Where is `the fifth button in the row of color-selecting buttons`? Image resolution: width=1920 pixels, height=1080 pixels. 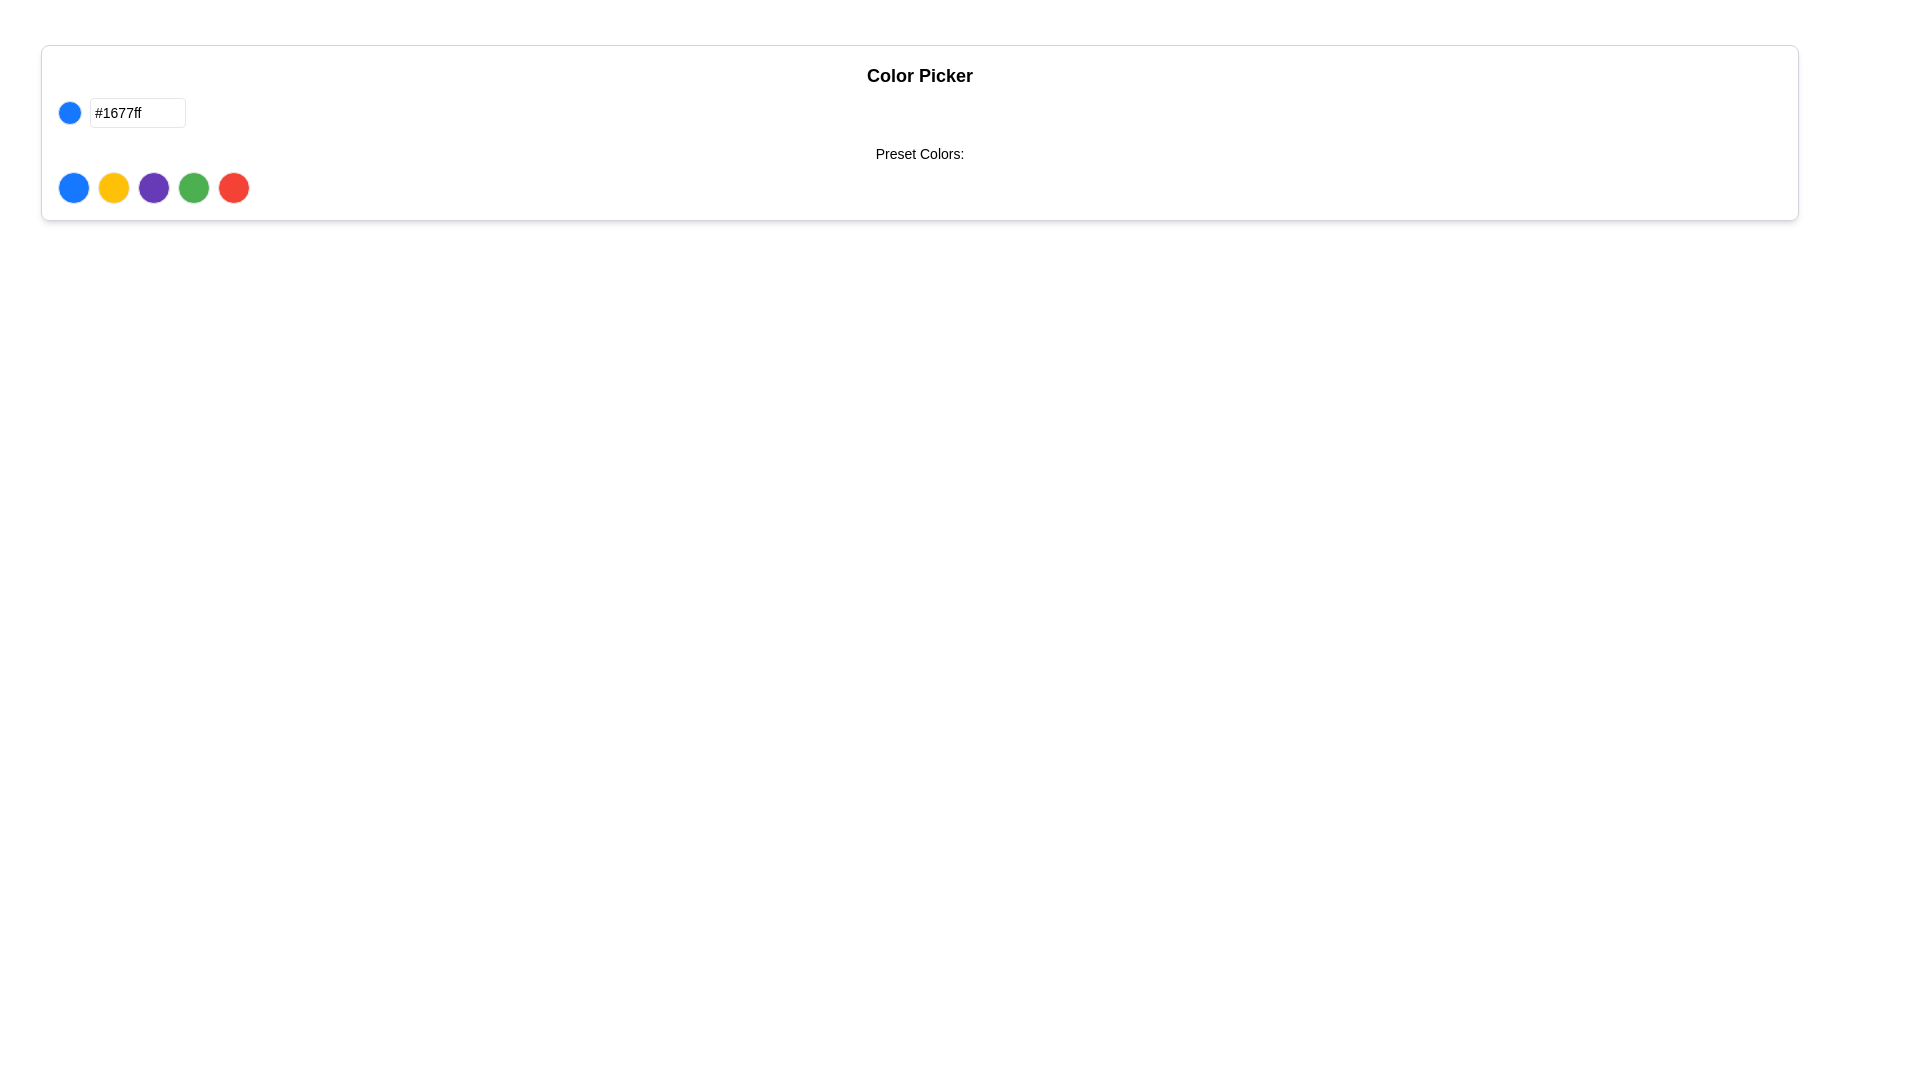
the fifth button in the row of color-selecting buttons is located at coordinates (234, 188).